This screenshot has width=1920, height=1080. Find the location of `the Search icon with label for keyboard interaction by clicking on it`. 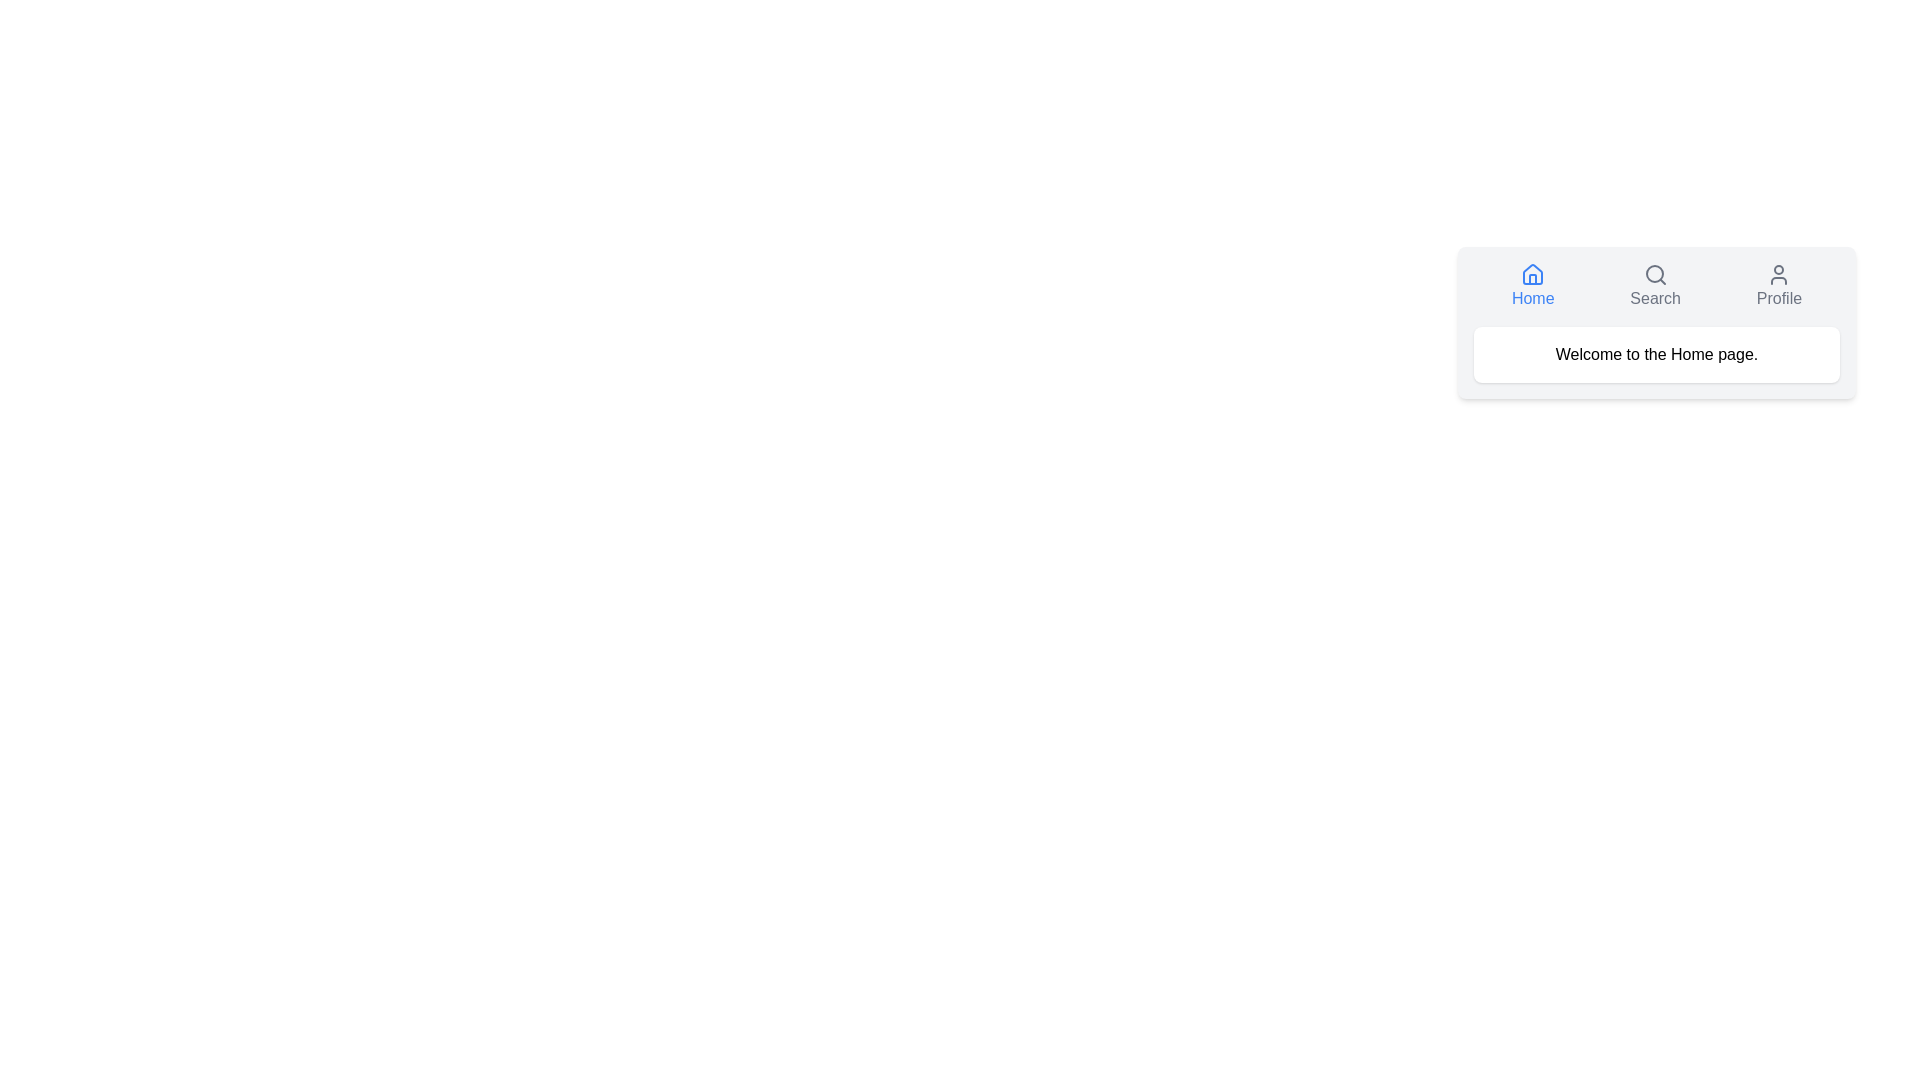

the Search icon with label for keyboard interaction by clicking on it is located at coordinates (1655, 286).